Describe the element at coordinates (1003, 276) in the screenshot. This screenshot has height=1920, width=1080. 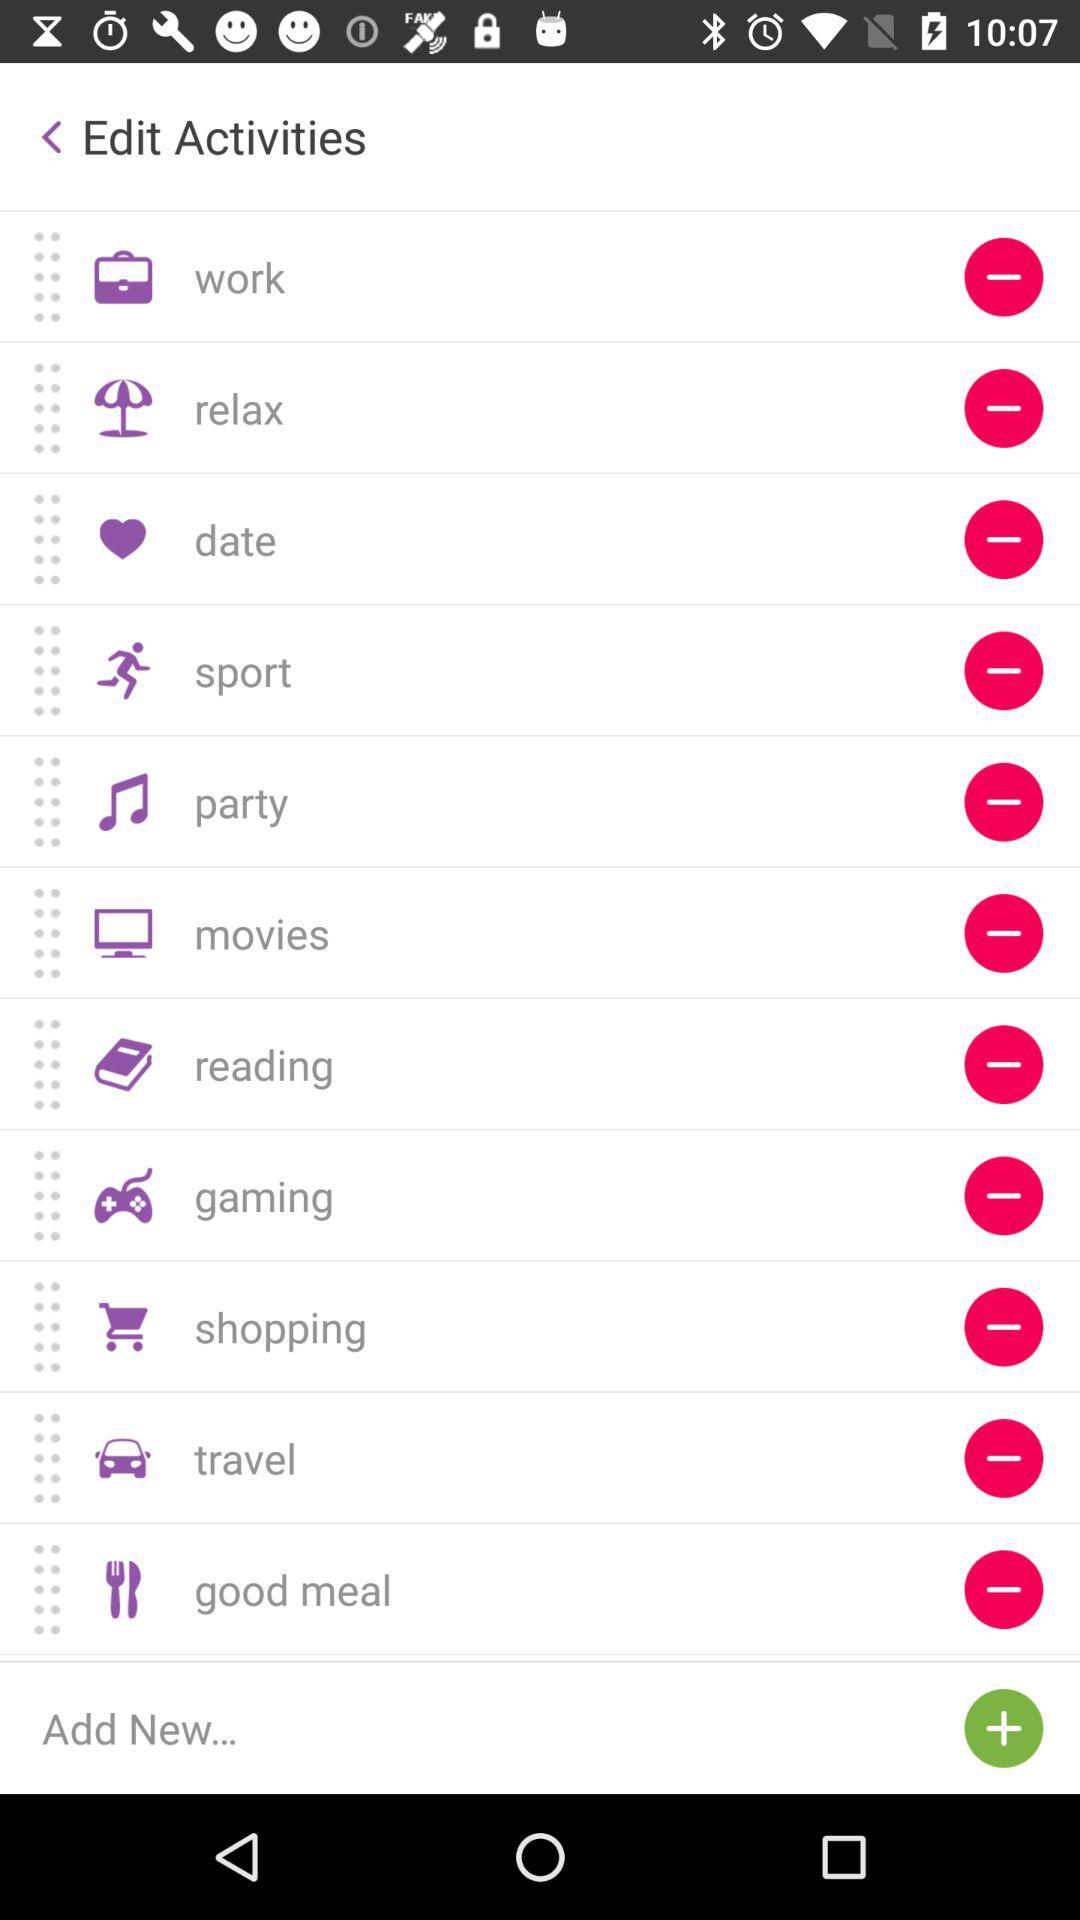
I see `delete work option` at that location.